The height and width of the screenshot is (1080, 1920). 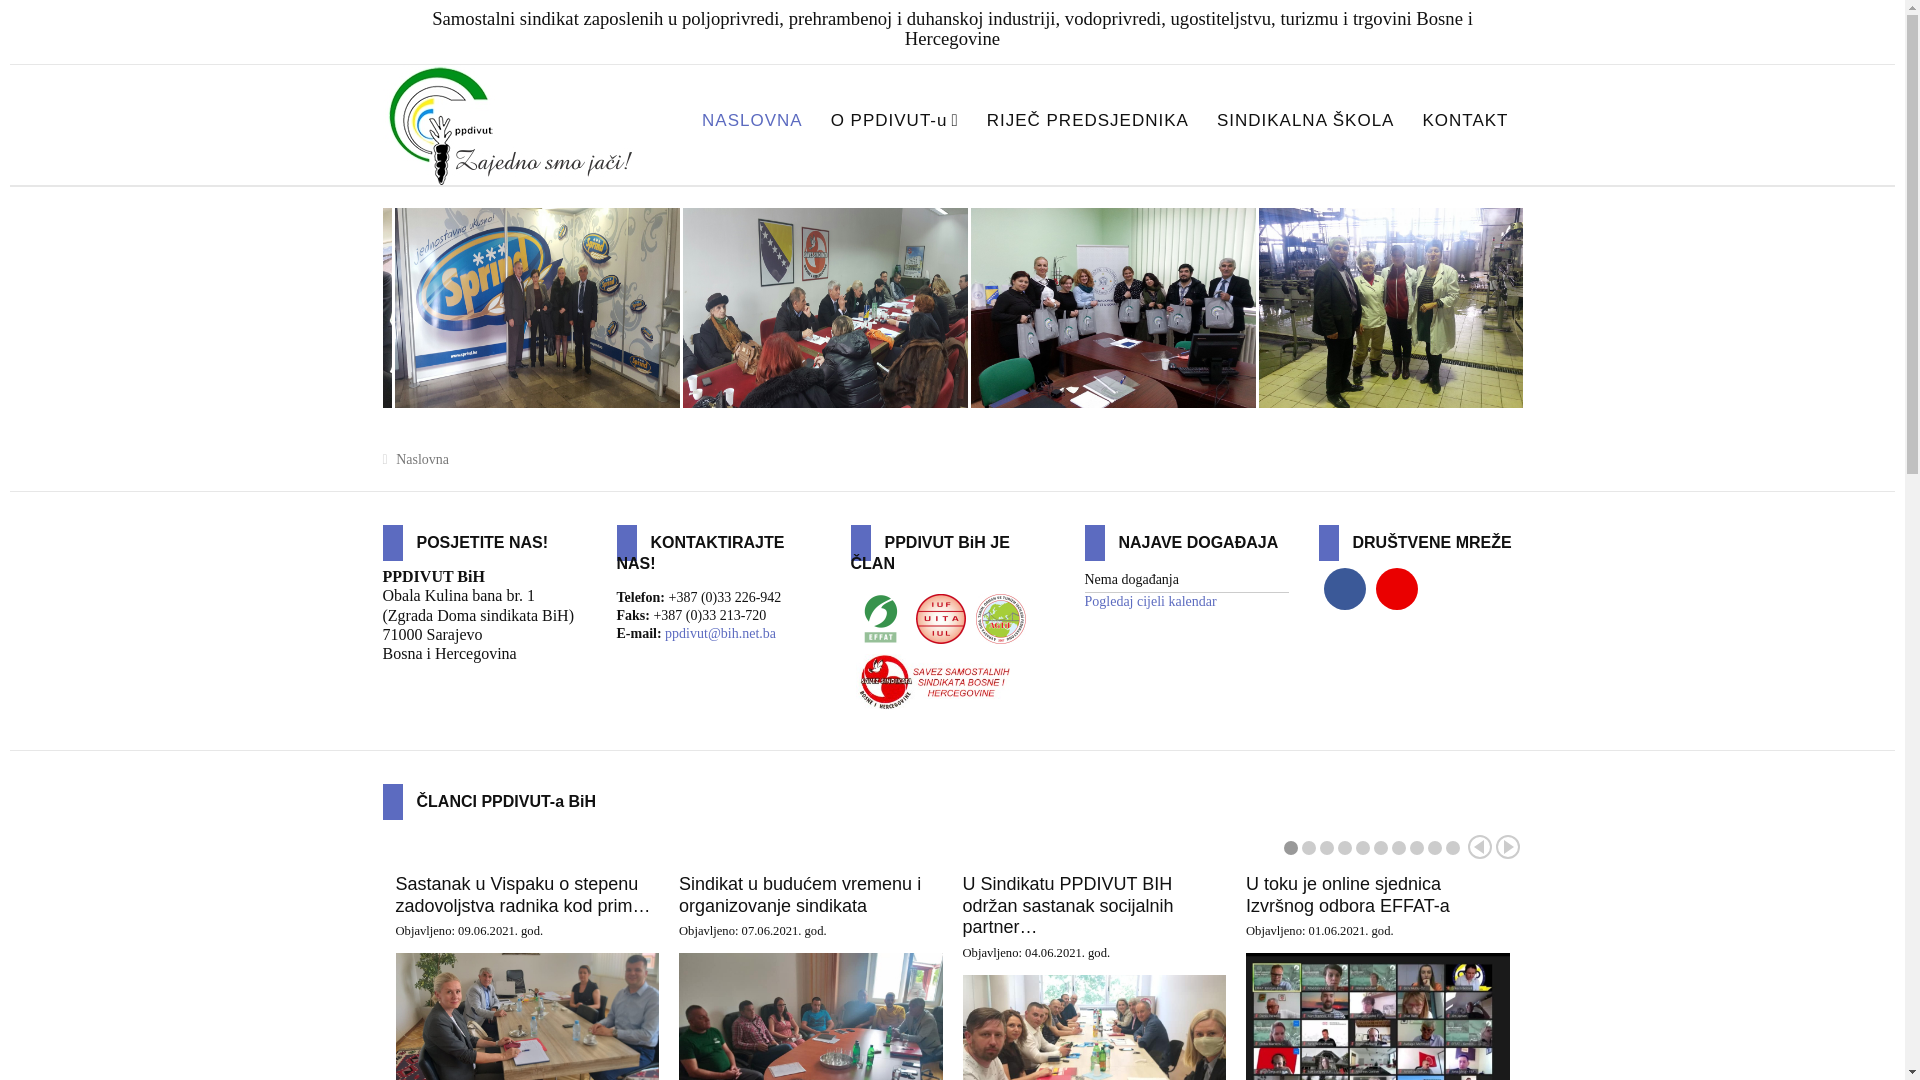 What do you see at coordinates (1380, 848) in the screenshot?
I see `'6'` at bounding box center [1380, 848].